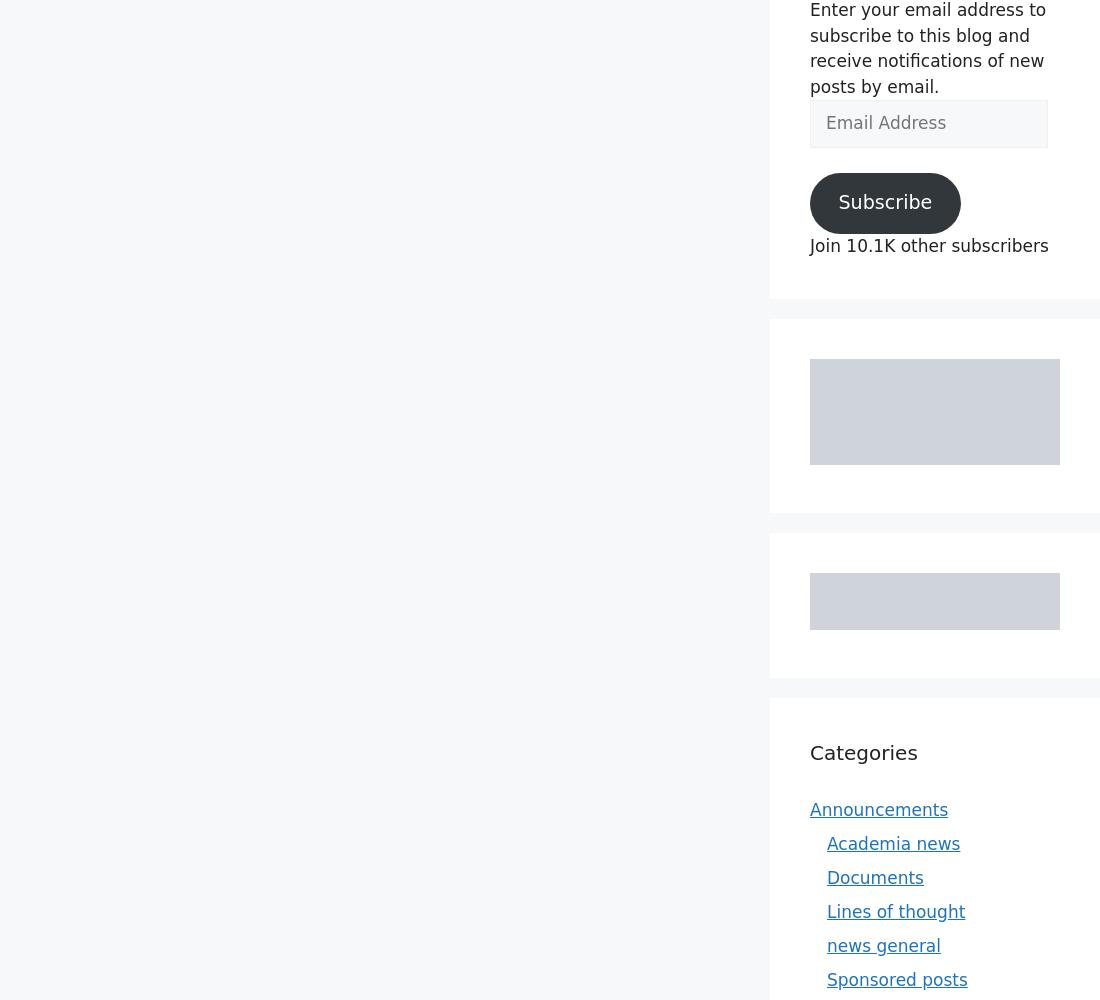  Describe the element at coordinates (883, 201) in the screenshot. I see `'Subscribe'` at that location.